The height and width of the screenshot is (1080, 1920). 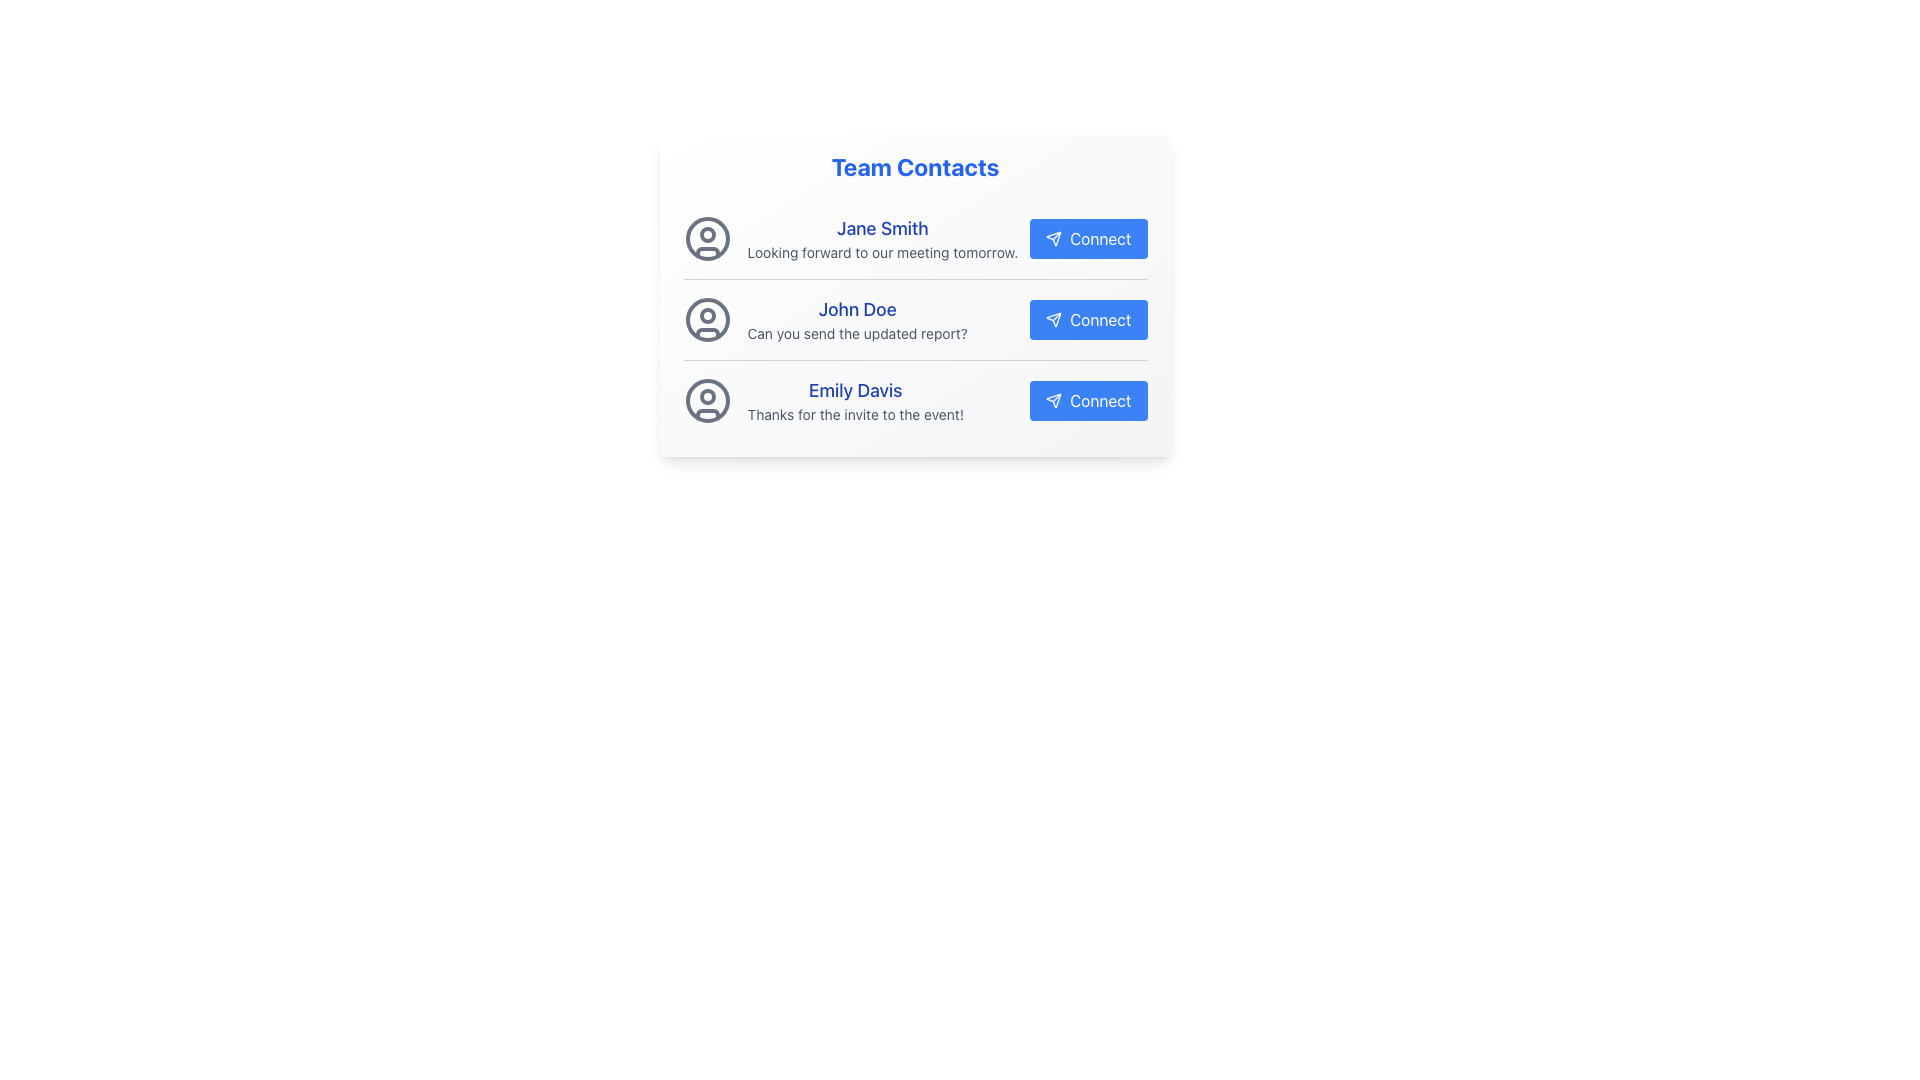 What do you see at coordinates (707, 319) in the screenshot?
I see `the largest circular part of the user icon representing 'John Doe' in the 'Team Contacts' interface` at bounding box center [707, 319].